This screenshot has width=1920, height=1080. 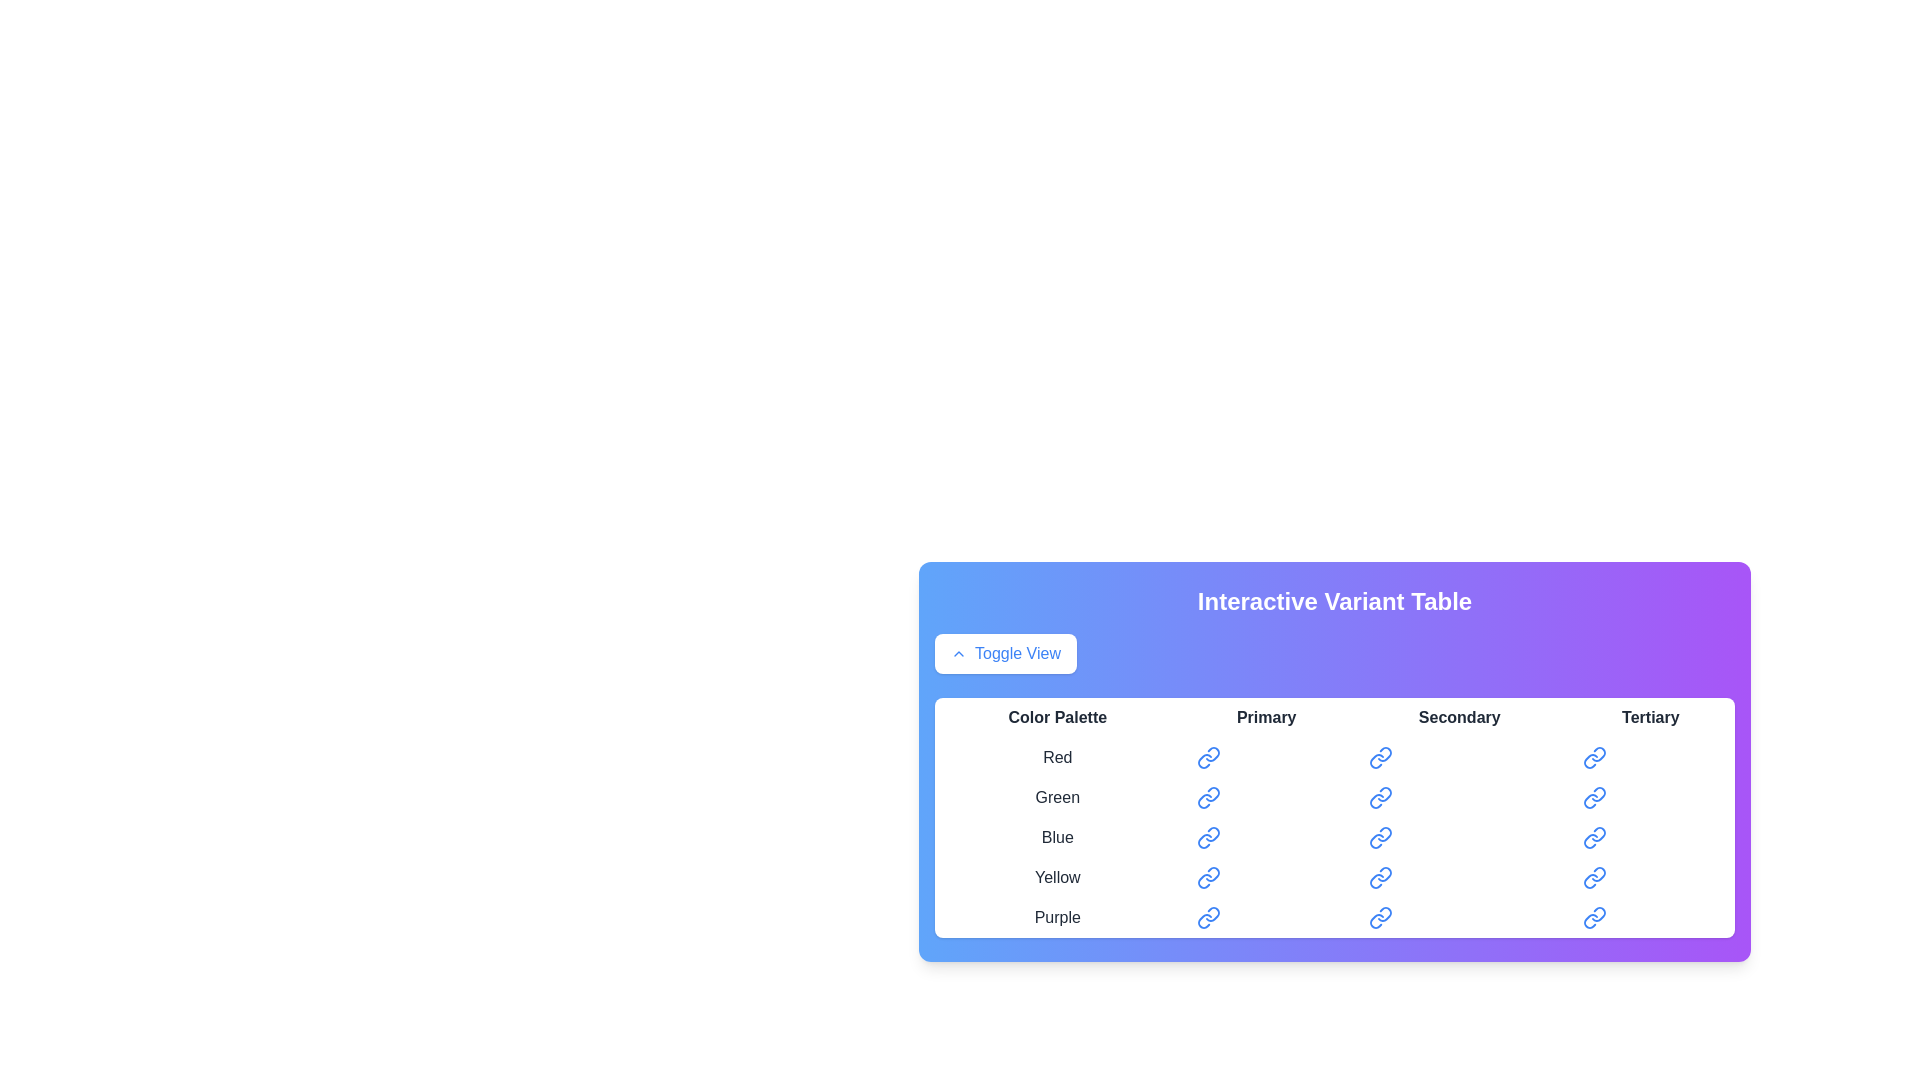 What do you see at coordinates (1334, 762) in the screenshot?
I see `the interactive elements within the 'Interactive Variant Table' component, which is a table-like structure with a gradient background located in the middle-right section of the UI` at bounding box center [1334, 762].